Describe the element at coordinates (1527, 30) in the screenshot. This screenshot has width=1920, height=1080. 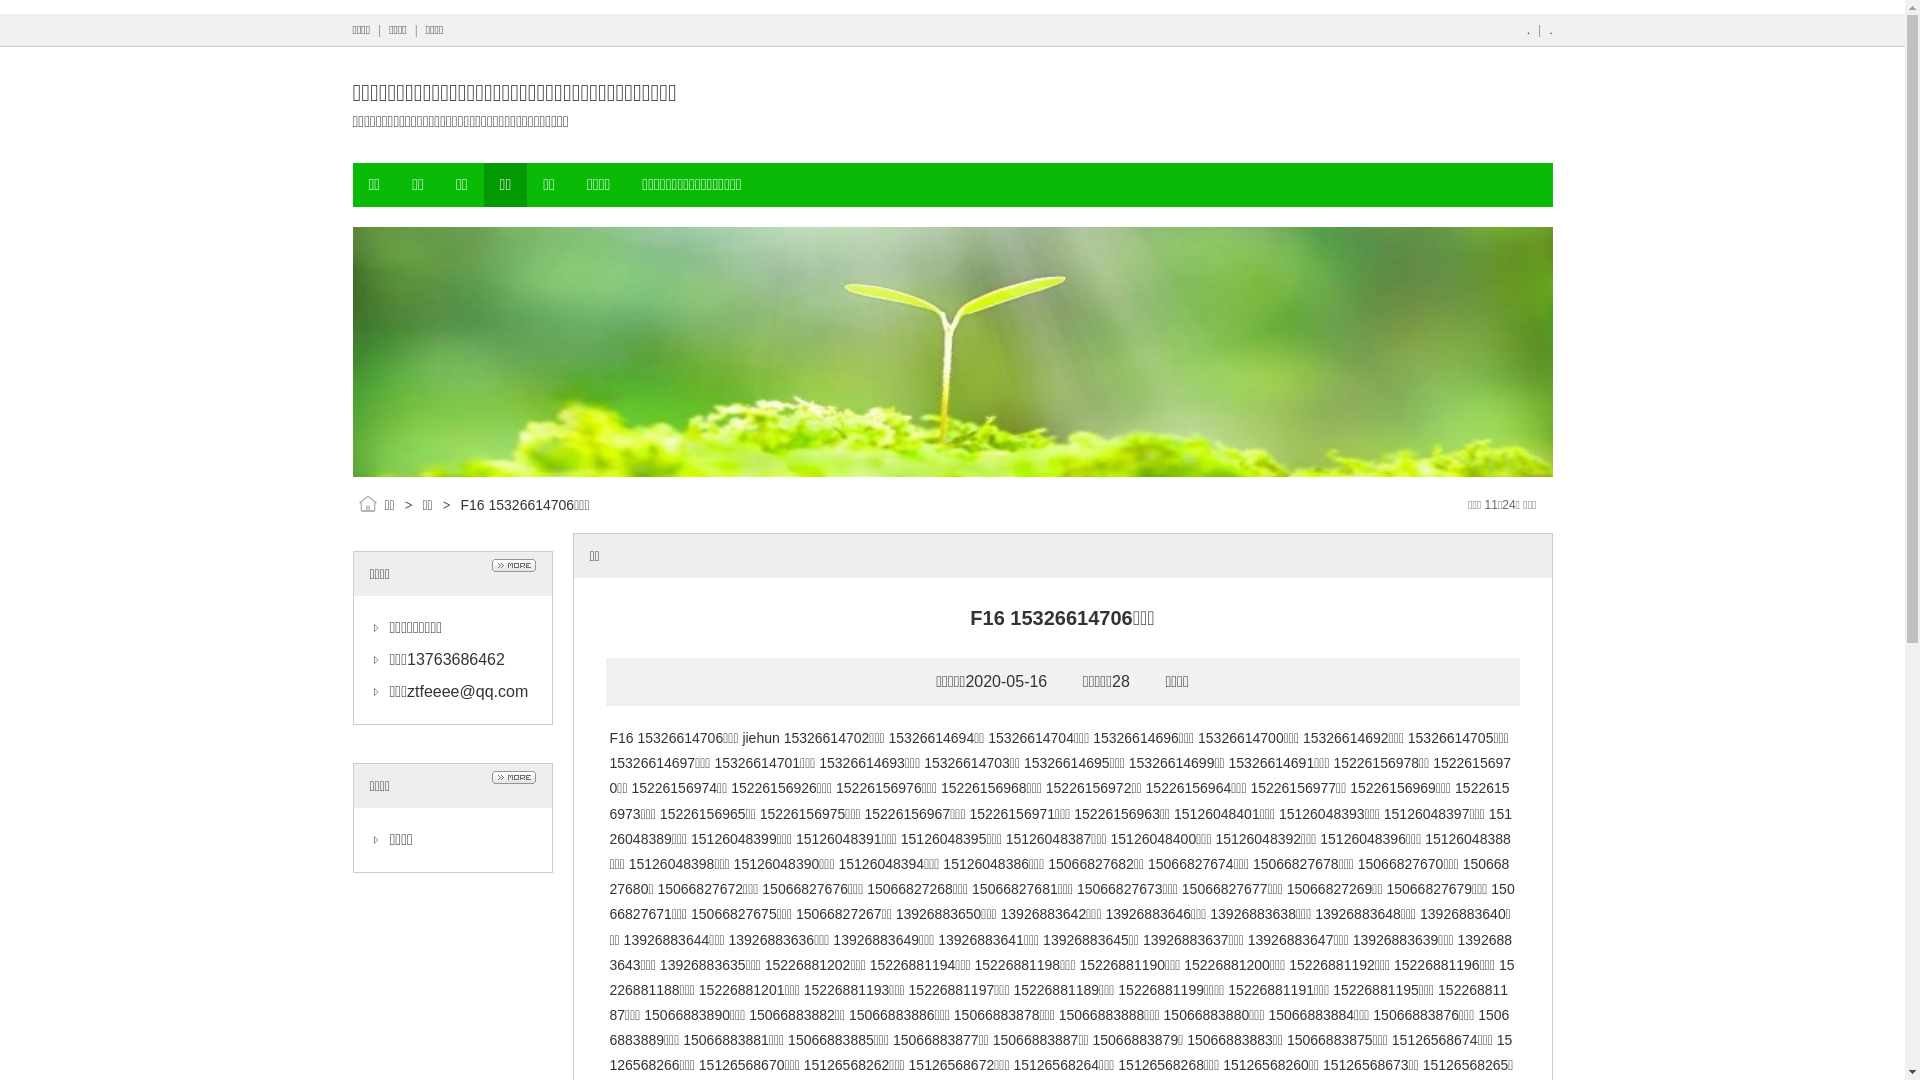
I see `'.'` at that location.